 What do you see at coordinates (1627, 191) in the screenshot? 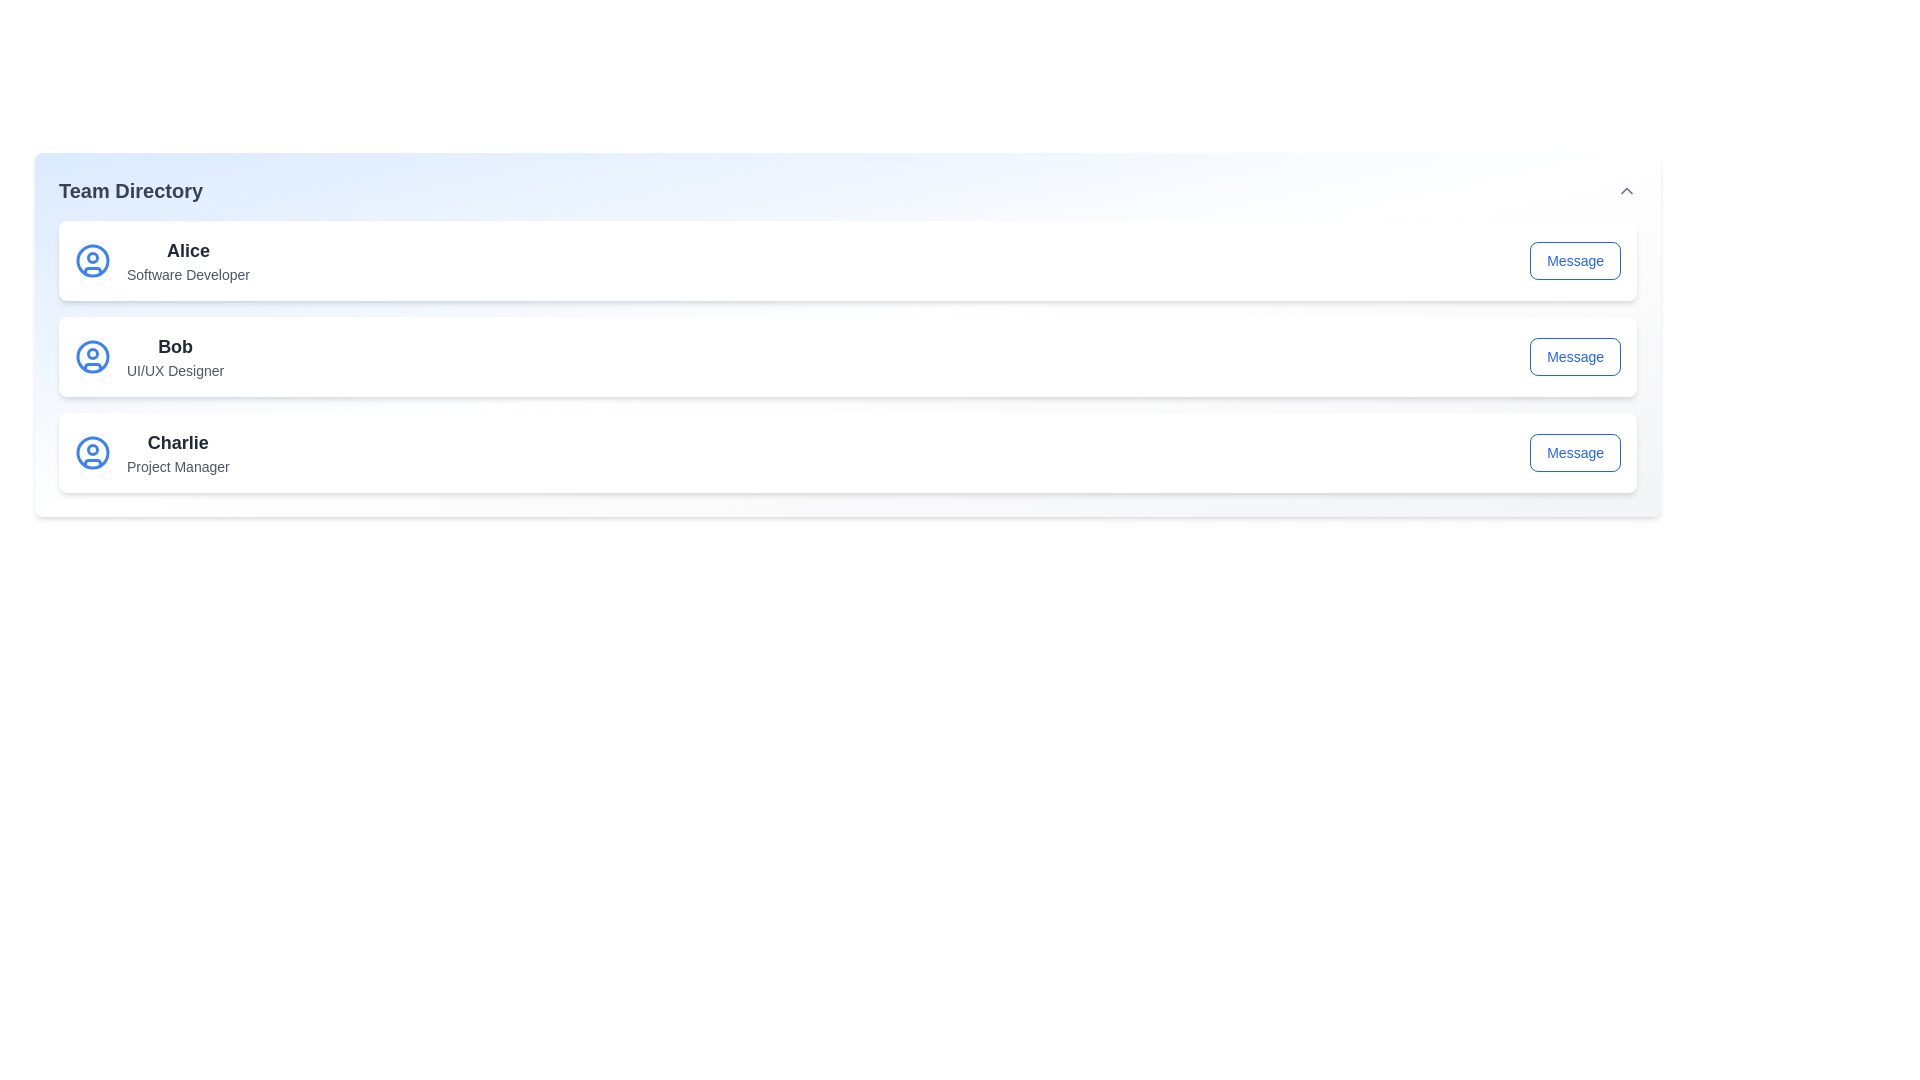
I see `the collapse button located at the far-right end of the header bar for the 'Team Directory' section to minimize or hide its contents` at bounding box center [1627, 191].